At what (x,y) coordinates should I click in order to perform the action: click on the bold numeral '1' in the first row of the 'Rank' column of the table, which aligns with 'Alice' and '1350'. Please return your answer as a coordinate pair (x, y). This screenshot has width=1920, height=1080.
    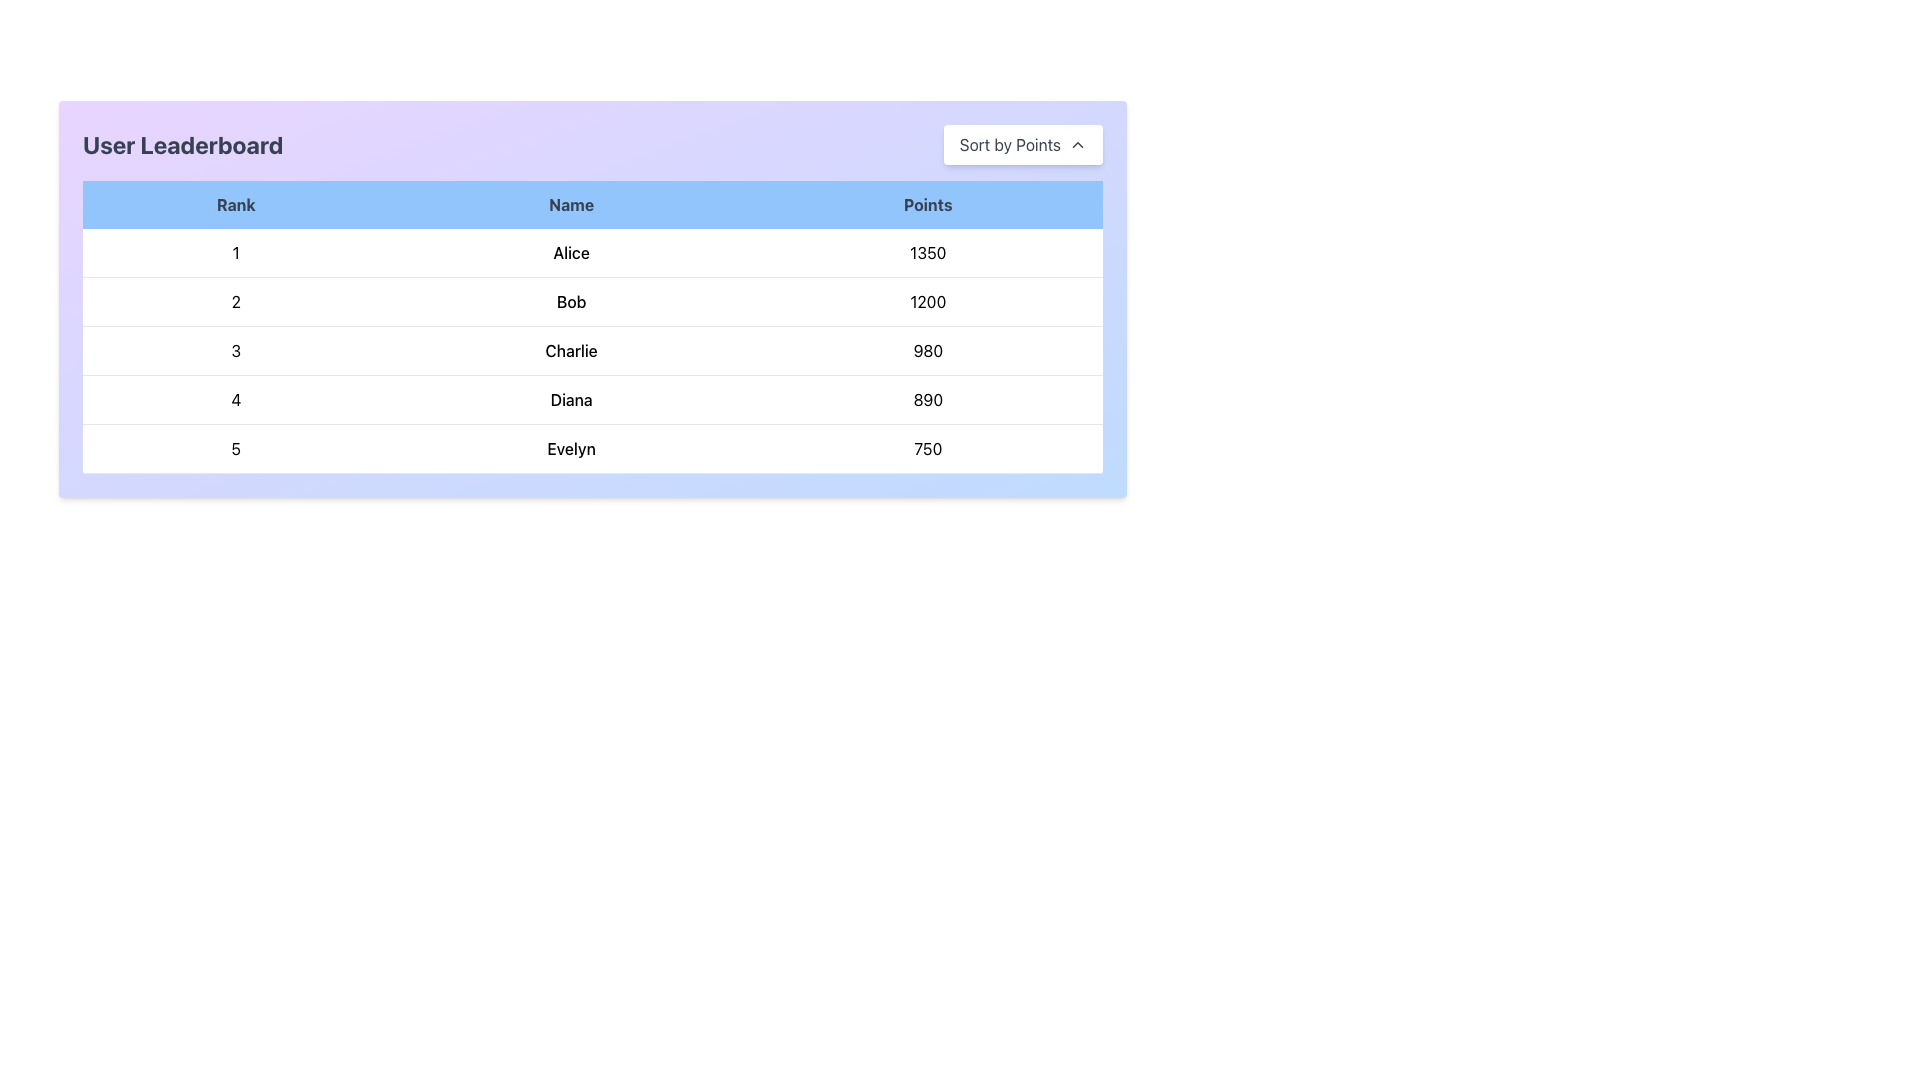
    Looking at the image, I should click on (236, 252).